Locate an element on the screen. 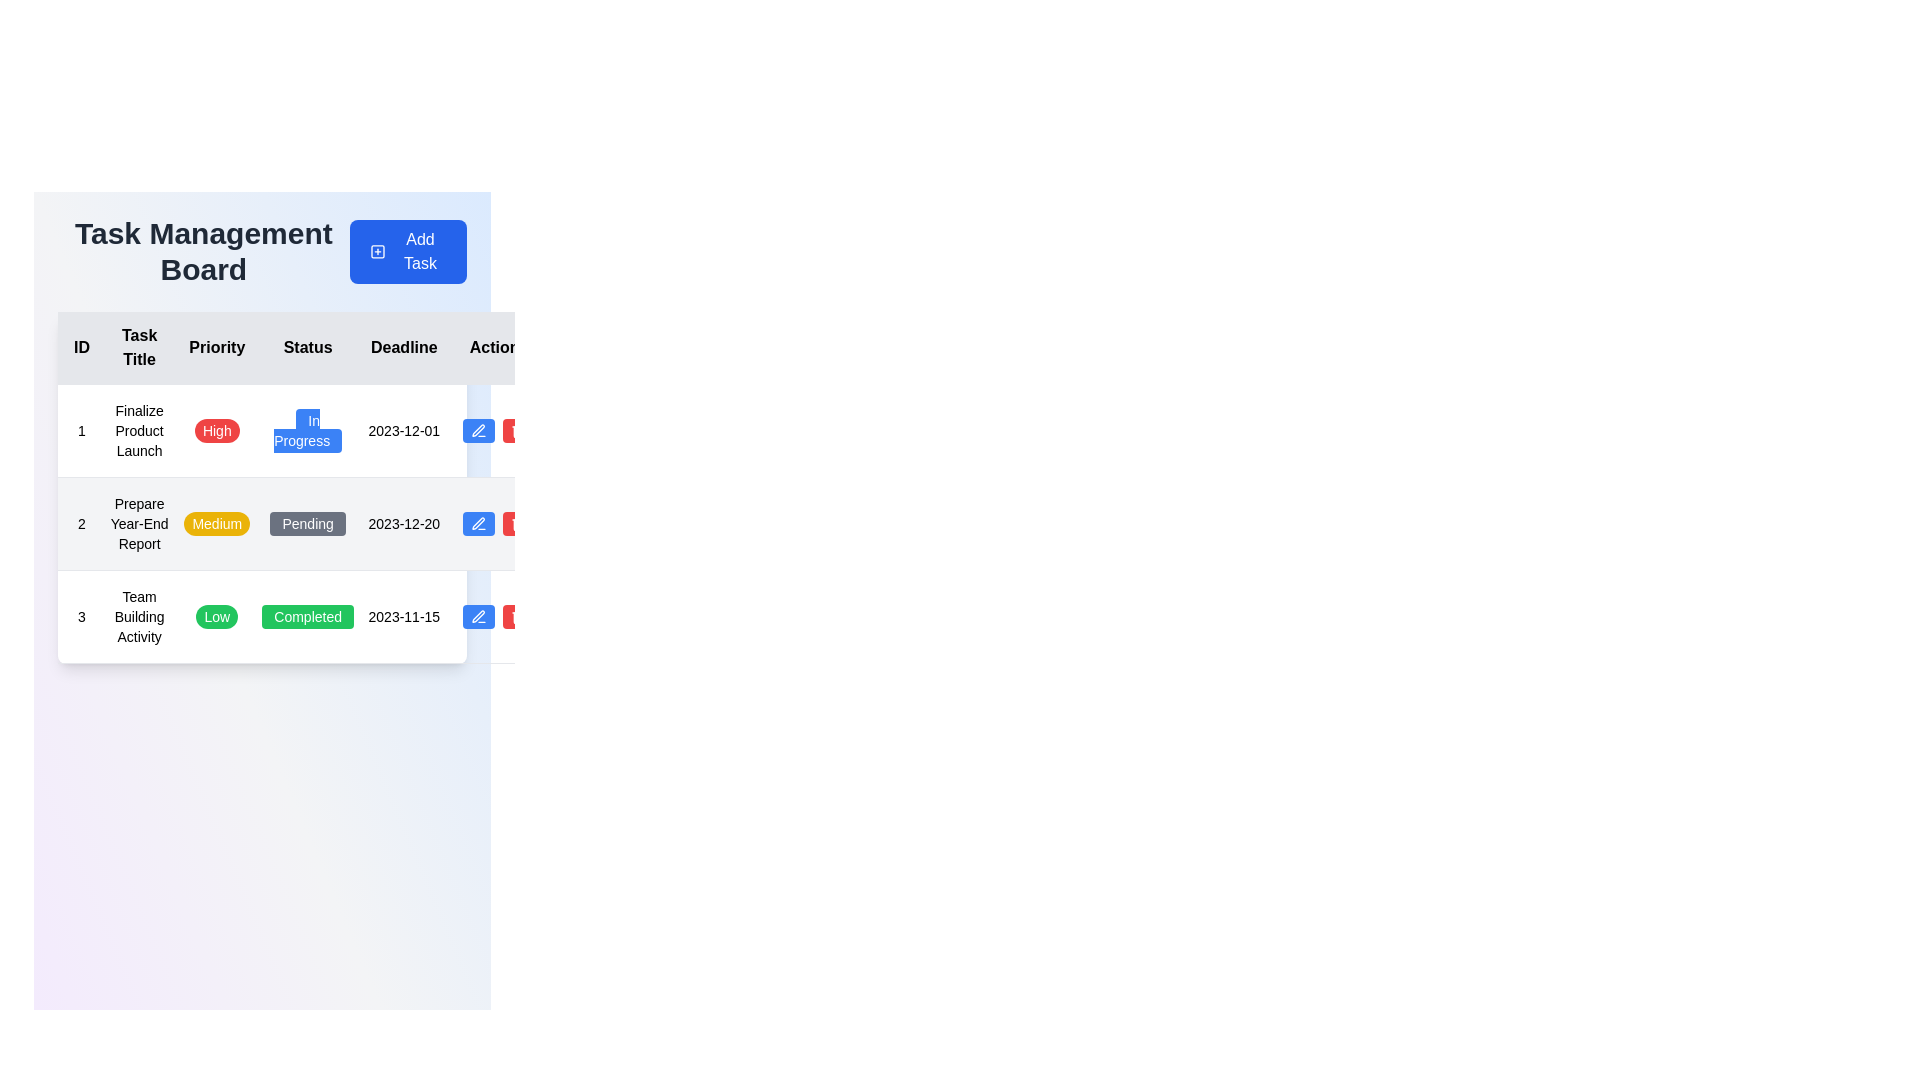 Image resolution: width=1920 pixels, height=1080 pixels. the 'Pending' status label located in the second row of the table under the 'Status' column, positioned between the 'Priority' and 'Deadline' columns is located at coordinates (307, 523).